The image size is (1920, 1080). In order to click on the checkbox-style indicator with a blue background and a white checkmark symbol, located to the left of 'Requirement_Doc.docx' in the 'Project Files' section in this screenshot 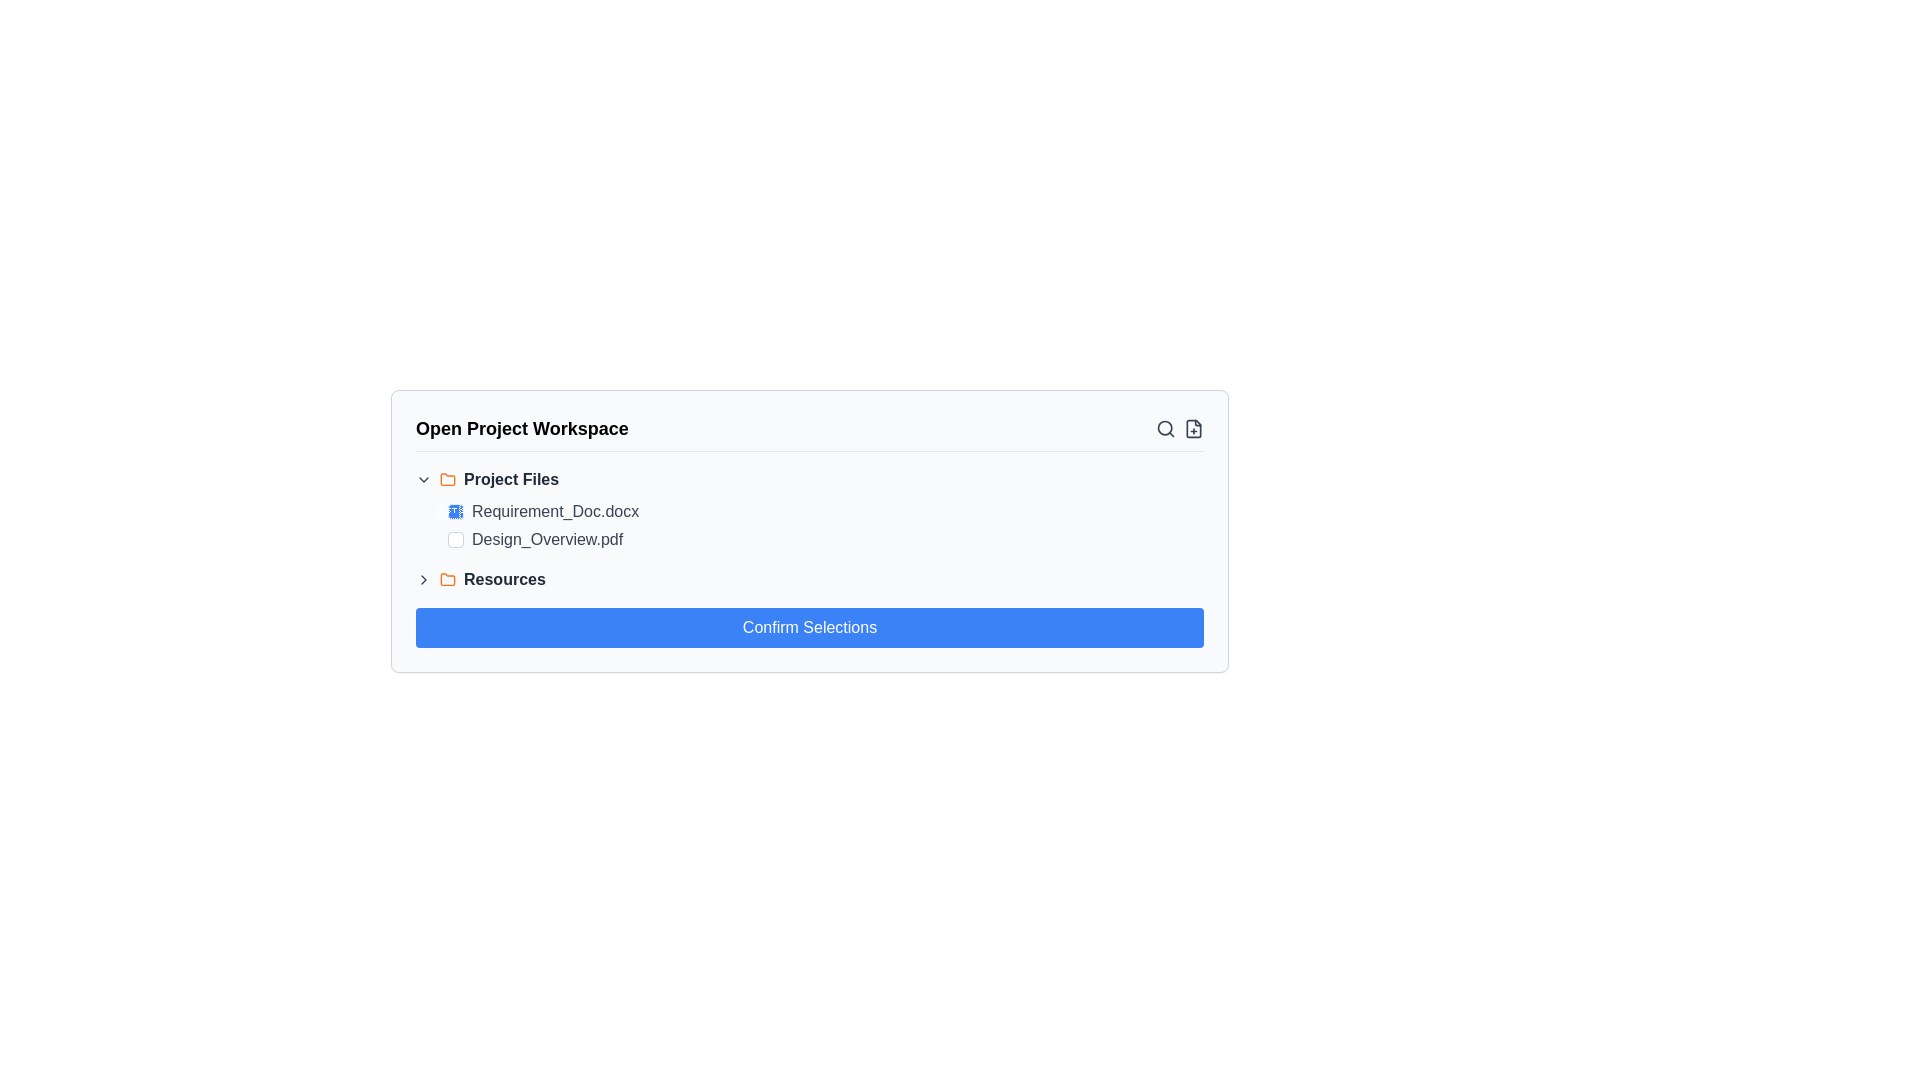, I will do `click(455, 511)`.